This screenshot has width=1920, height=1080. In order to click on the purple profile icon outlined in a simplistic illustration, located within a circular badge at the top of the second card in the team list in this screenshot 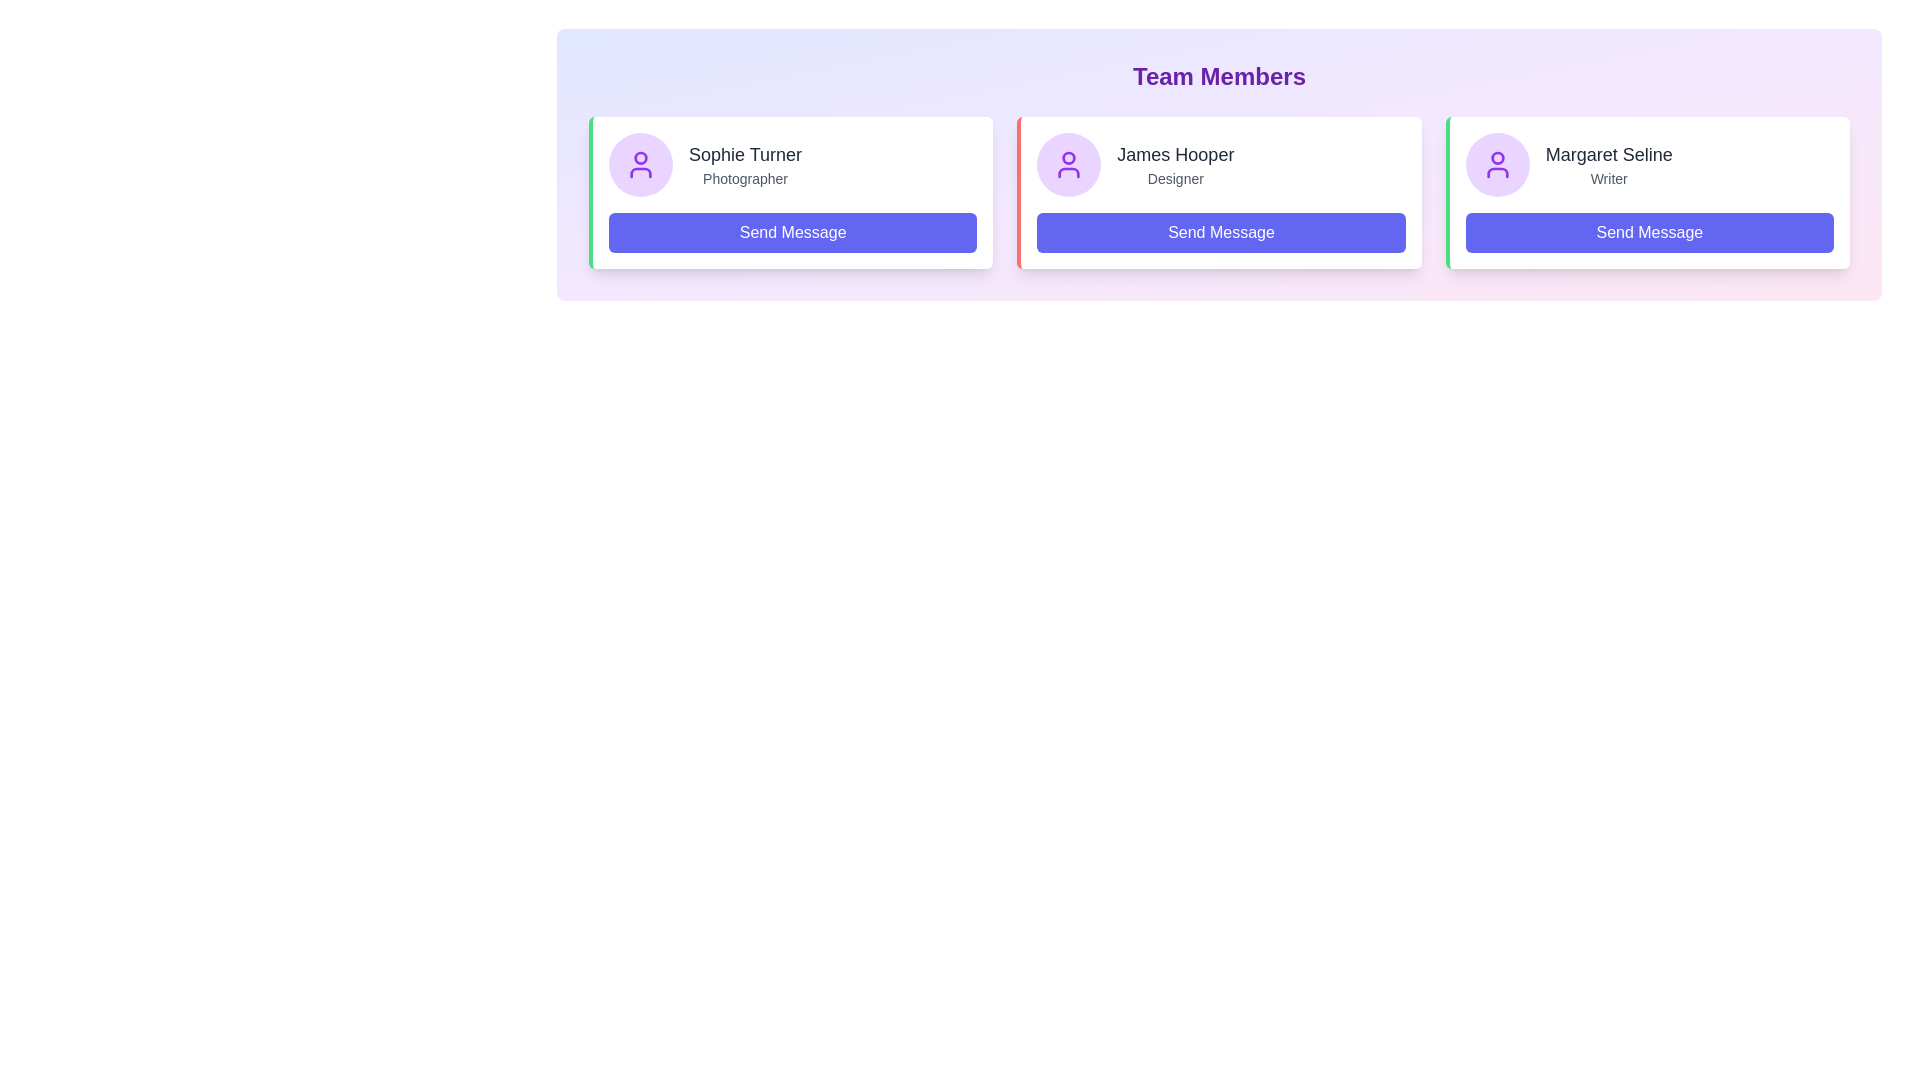, I will do `click(1497, 164)`.